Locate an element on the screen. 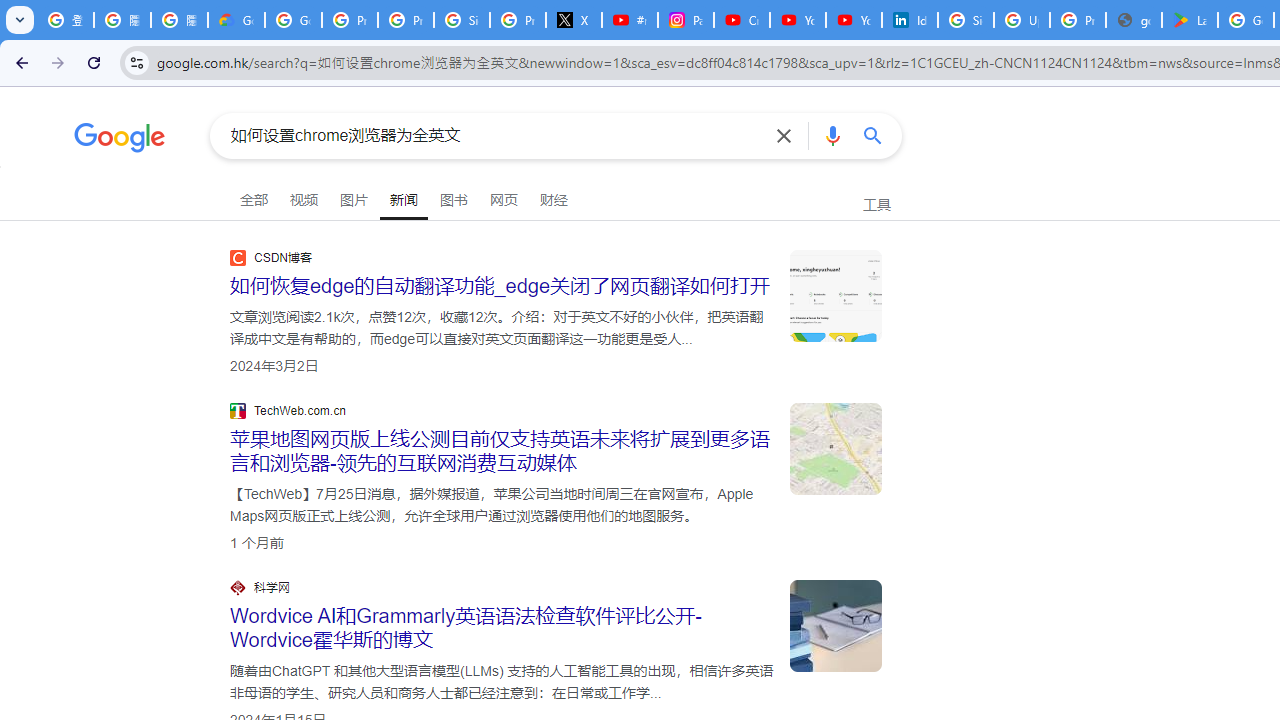  'Privacy Help Center - Policies Help' is located at coordinates (404, 20).